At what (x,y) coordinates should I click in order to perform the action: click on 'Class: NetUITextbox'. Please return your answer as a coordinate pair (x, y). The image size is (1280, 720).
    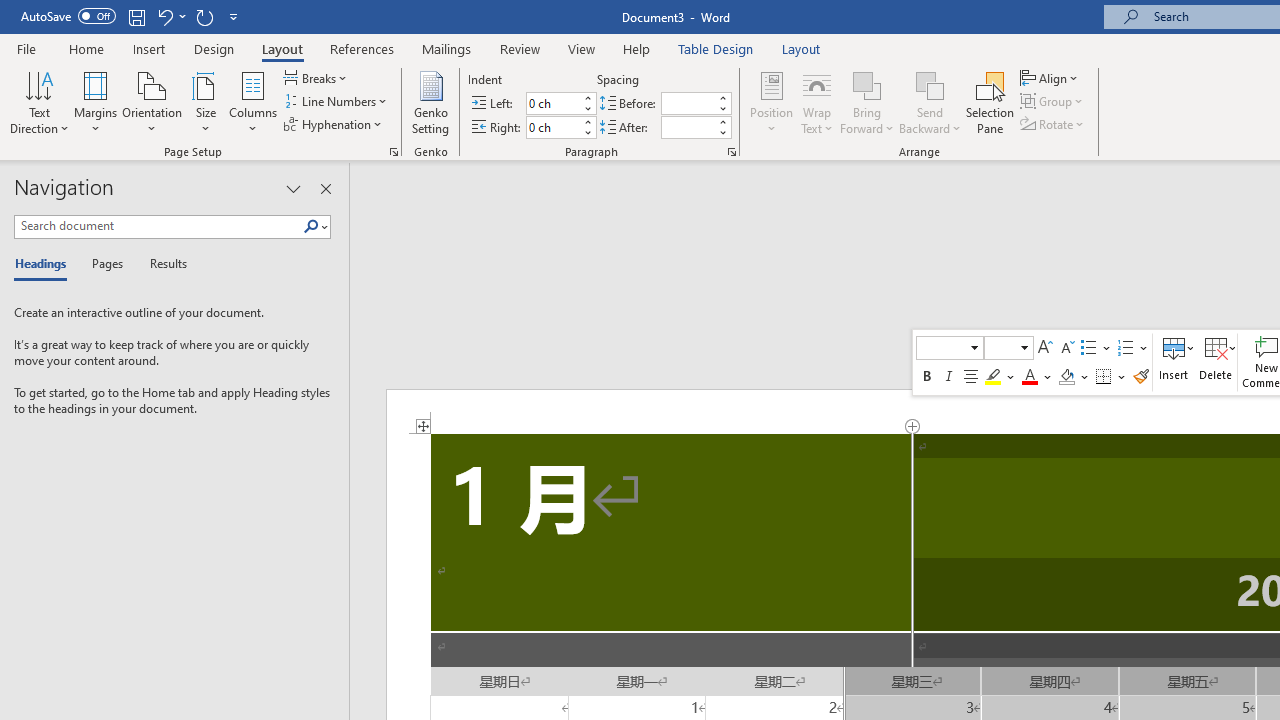
    Looking at the image, I should click on (1000, 346).